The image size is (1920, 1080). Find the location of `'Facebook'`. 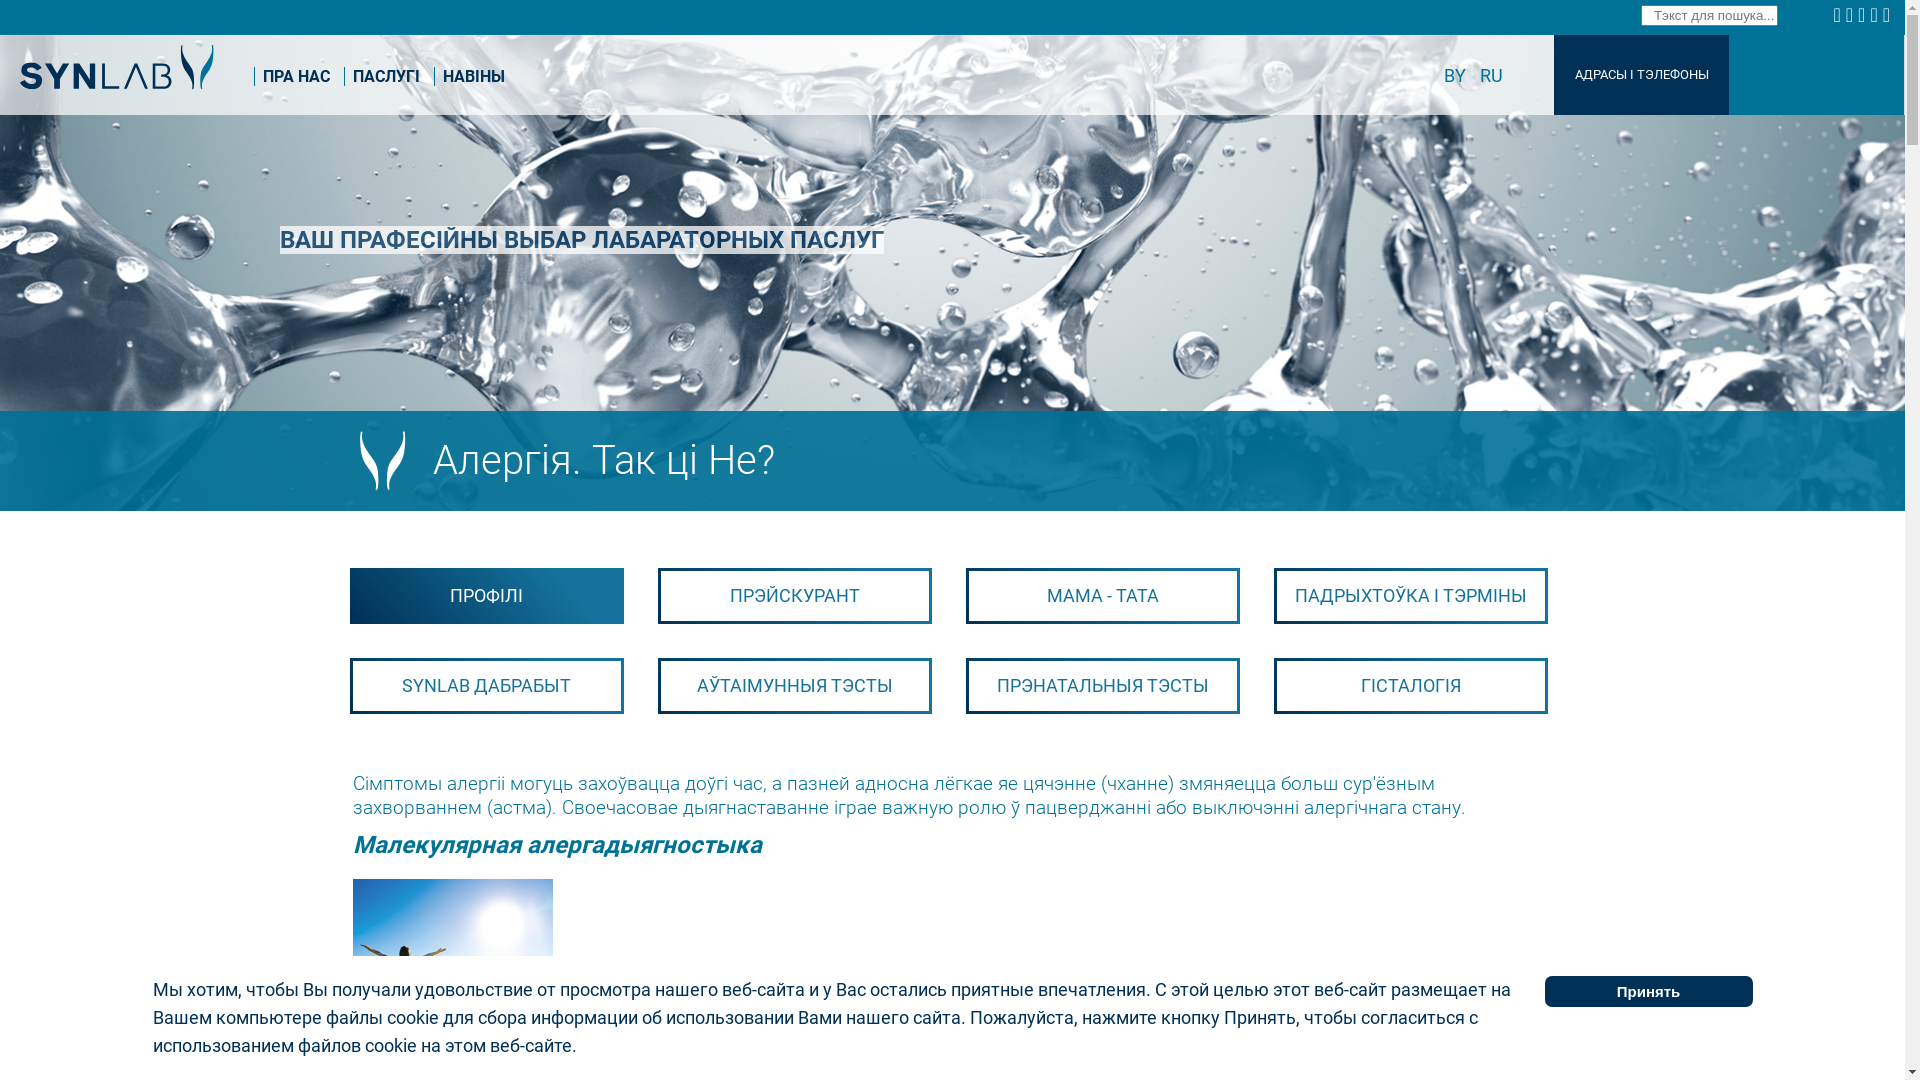

'Facebook' is located at coordinates (1838, 15).